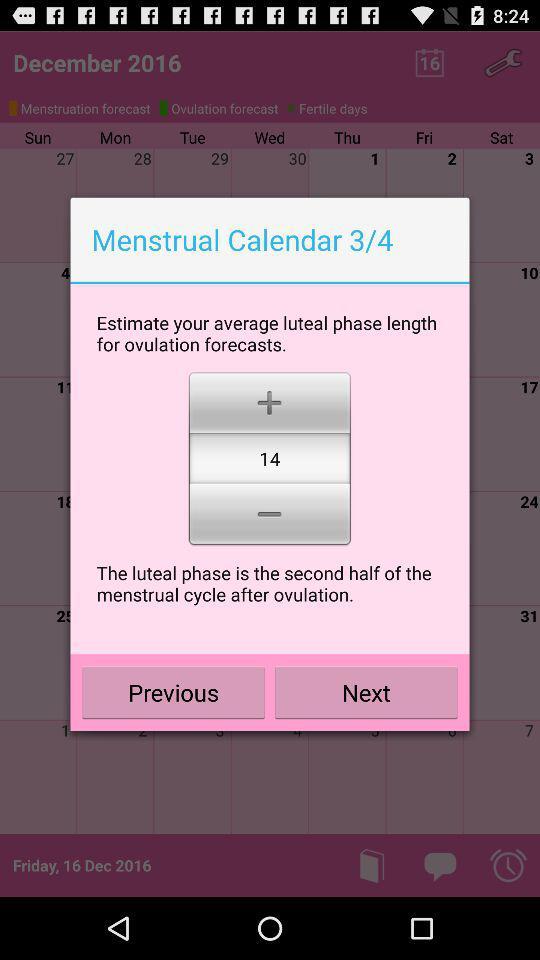 This screenshot has height=960, width=540. What do you see at coordinates (365, 692) in the screenshot?
I see `item below the luteal phase icon` at bounding box center [365, 692].